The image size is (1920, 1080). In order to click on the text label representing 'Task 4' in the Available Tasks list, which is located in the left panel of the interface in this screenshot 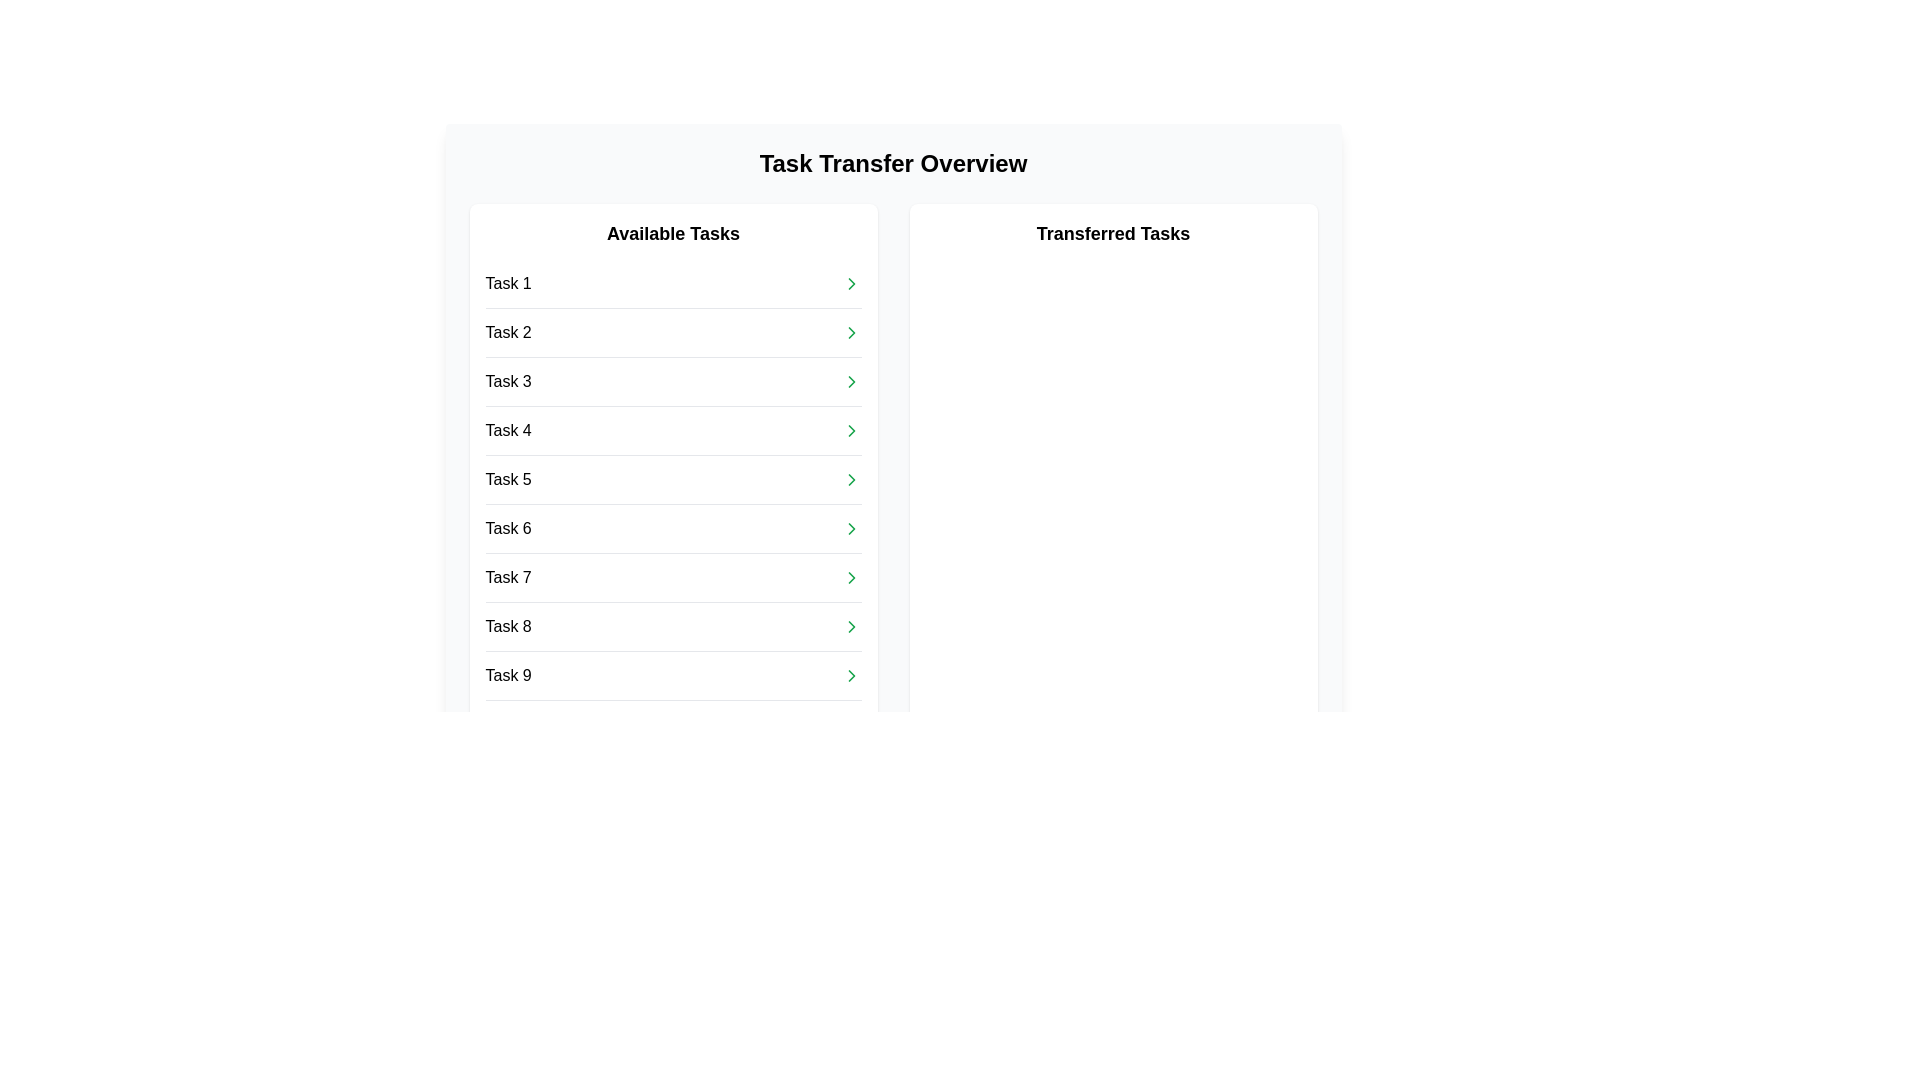, I will do `click(508, 430)`.